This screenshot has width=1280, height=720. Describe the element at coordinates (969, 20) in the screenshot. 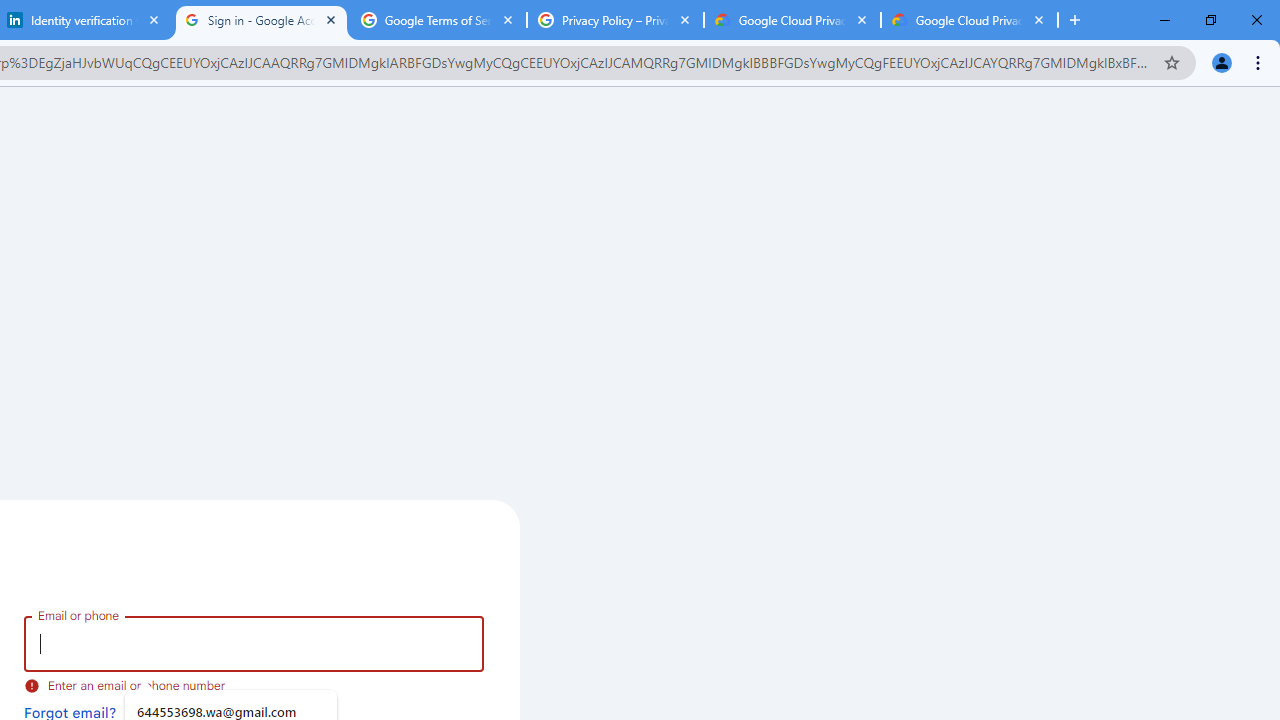

I see `'Google Cloud Privacy Notice'` at that location.